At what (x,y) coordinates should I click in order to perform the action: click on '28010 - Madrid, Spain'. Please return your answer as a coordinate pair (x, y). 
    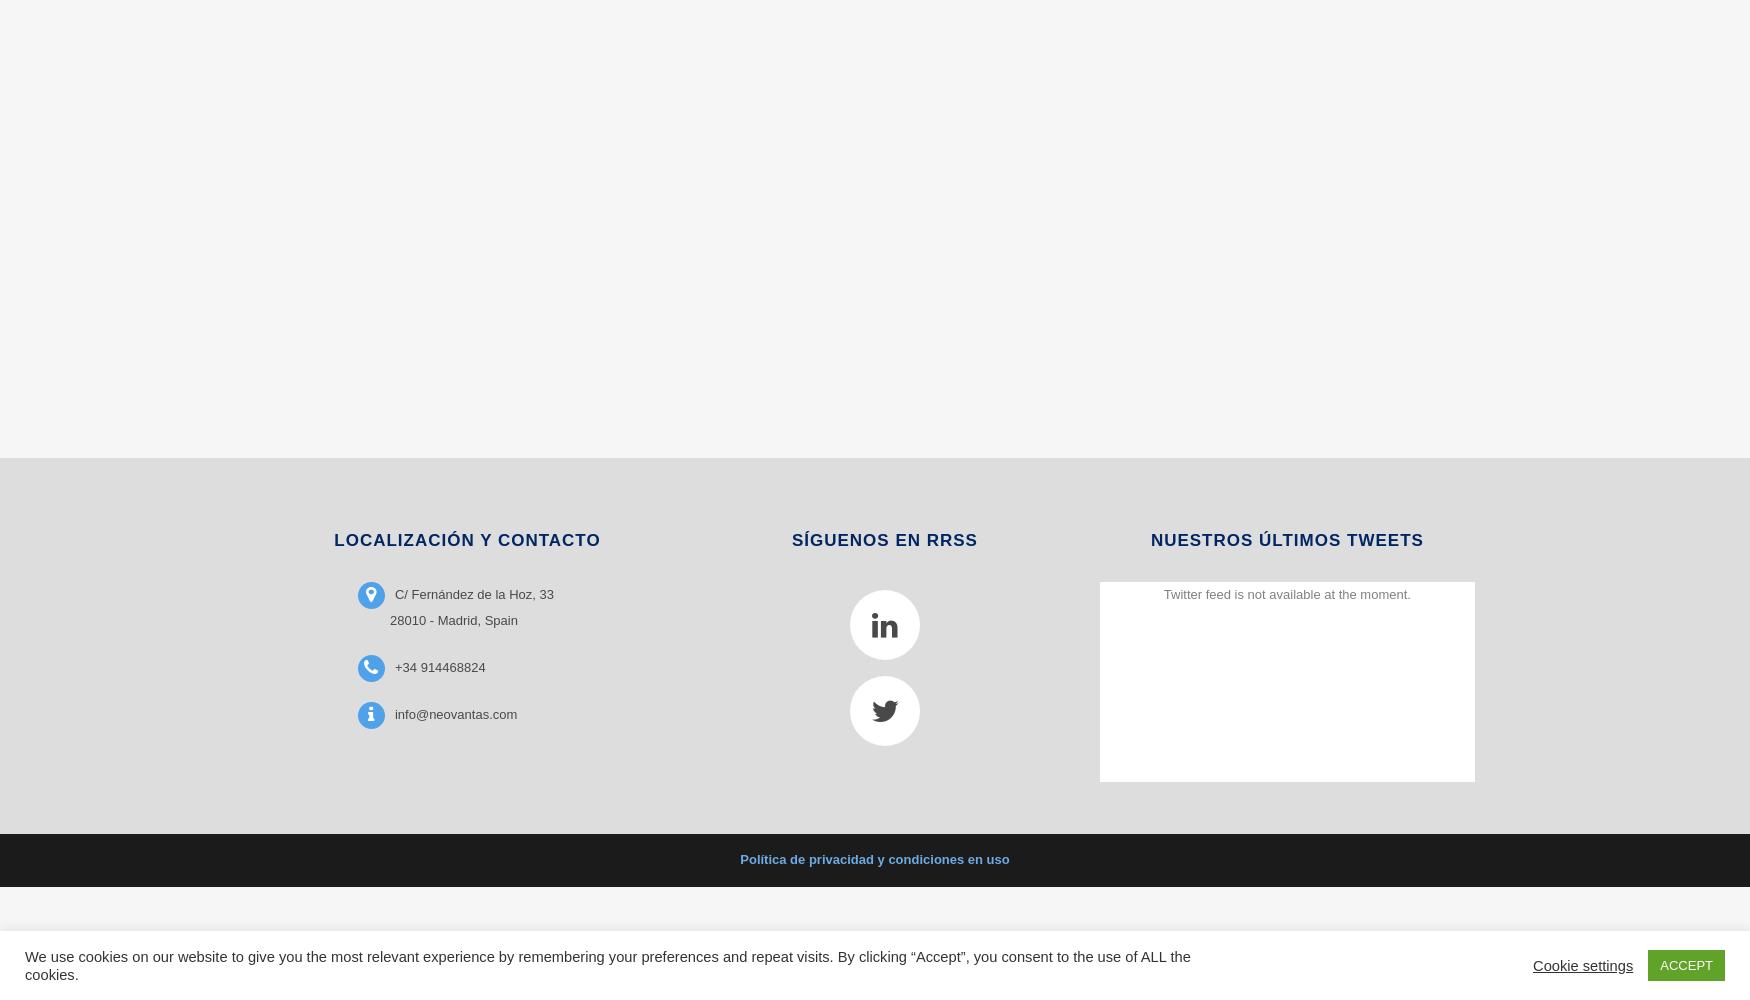
    Looking at the image, I should click on (453, 618).